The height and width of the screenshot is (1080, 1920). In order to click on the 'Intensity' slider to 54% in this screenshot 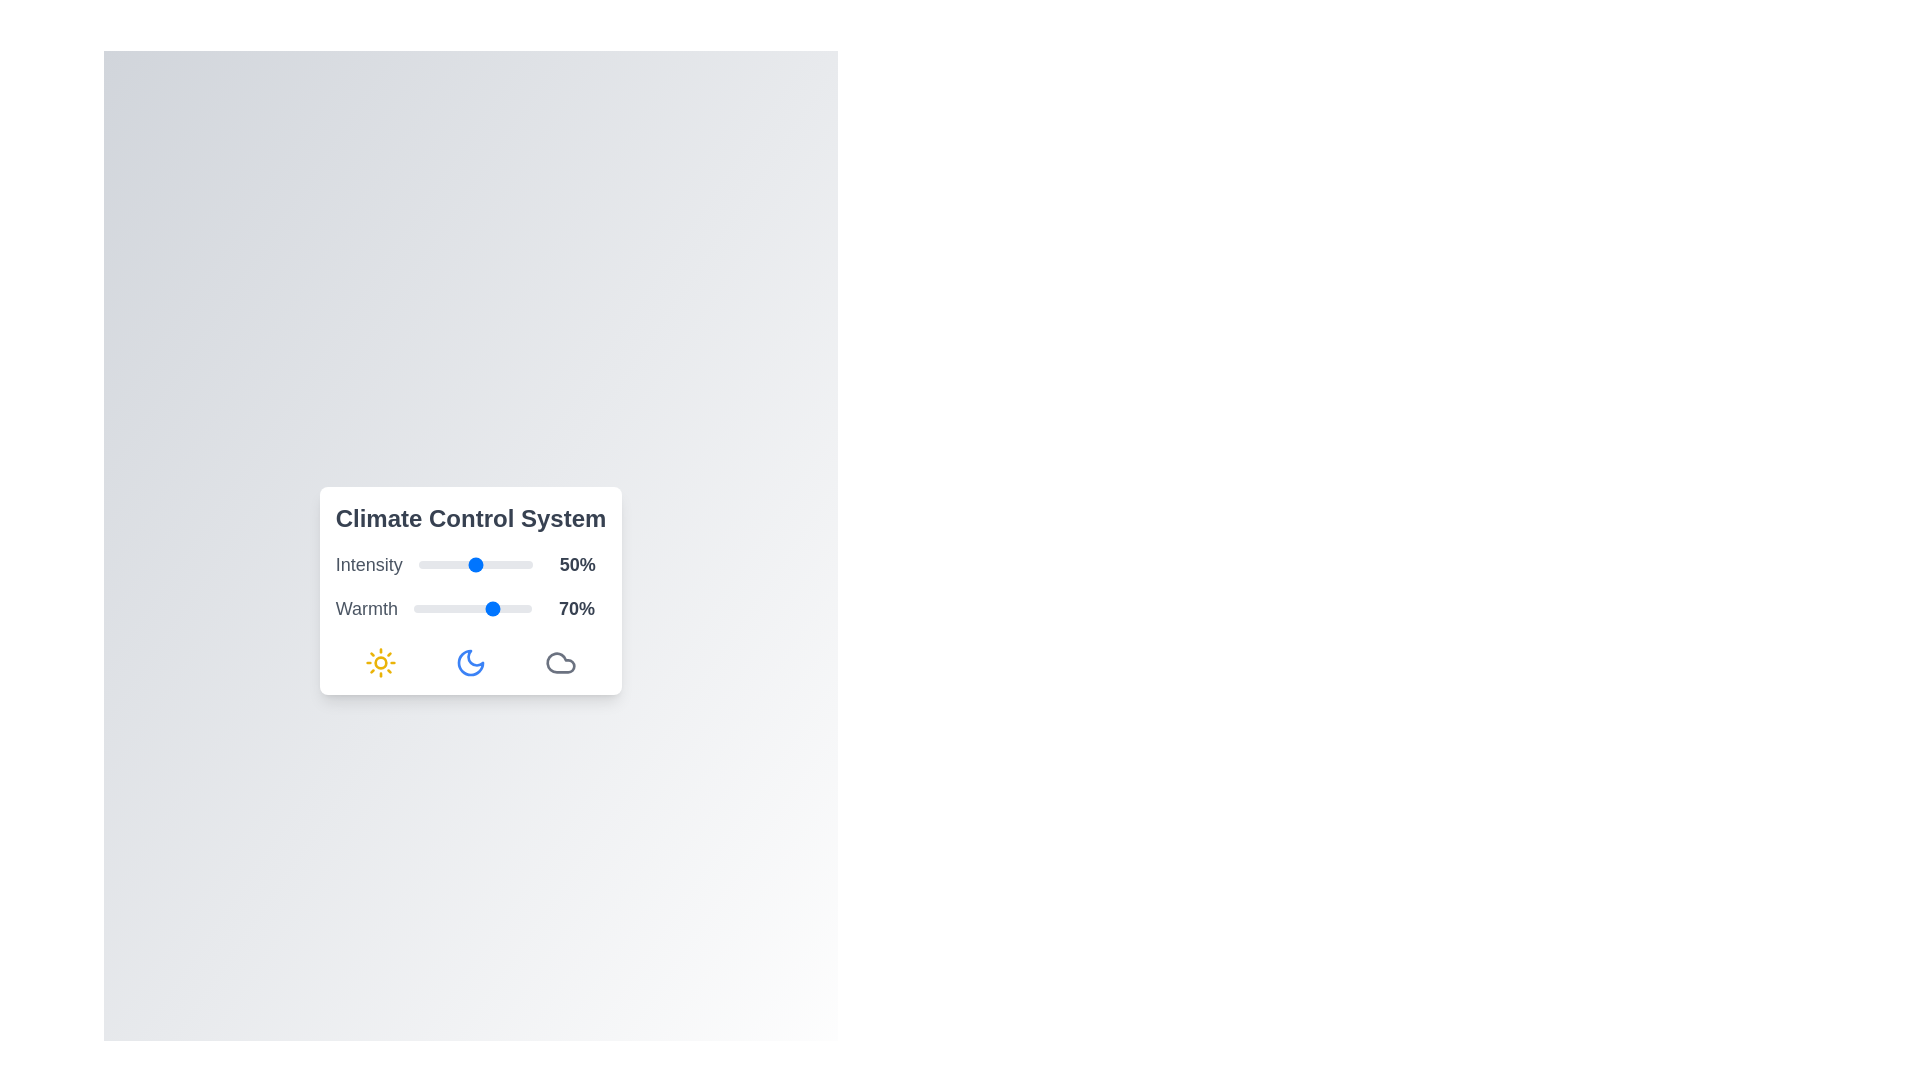, I will do `click(480, 564)`.